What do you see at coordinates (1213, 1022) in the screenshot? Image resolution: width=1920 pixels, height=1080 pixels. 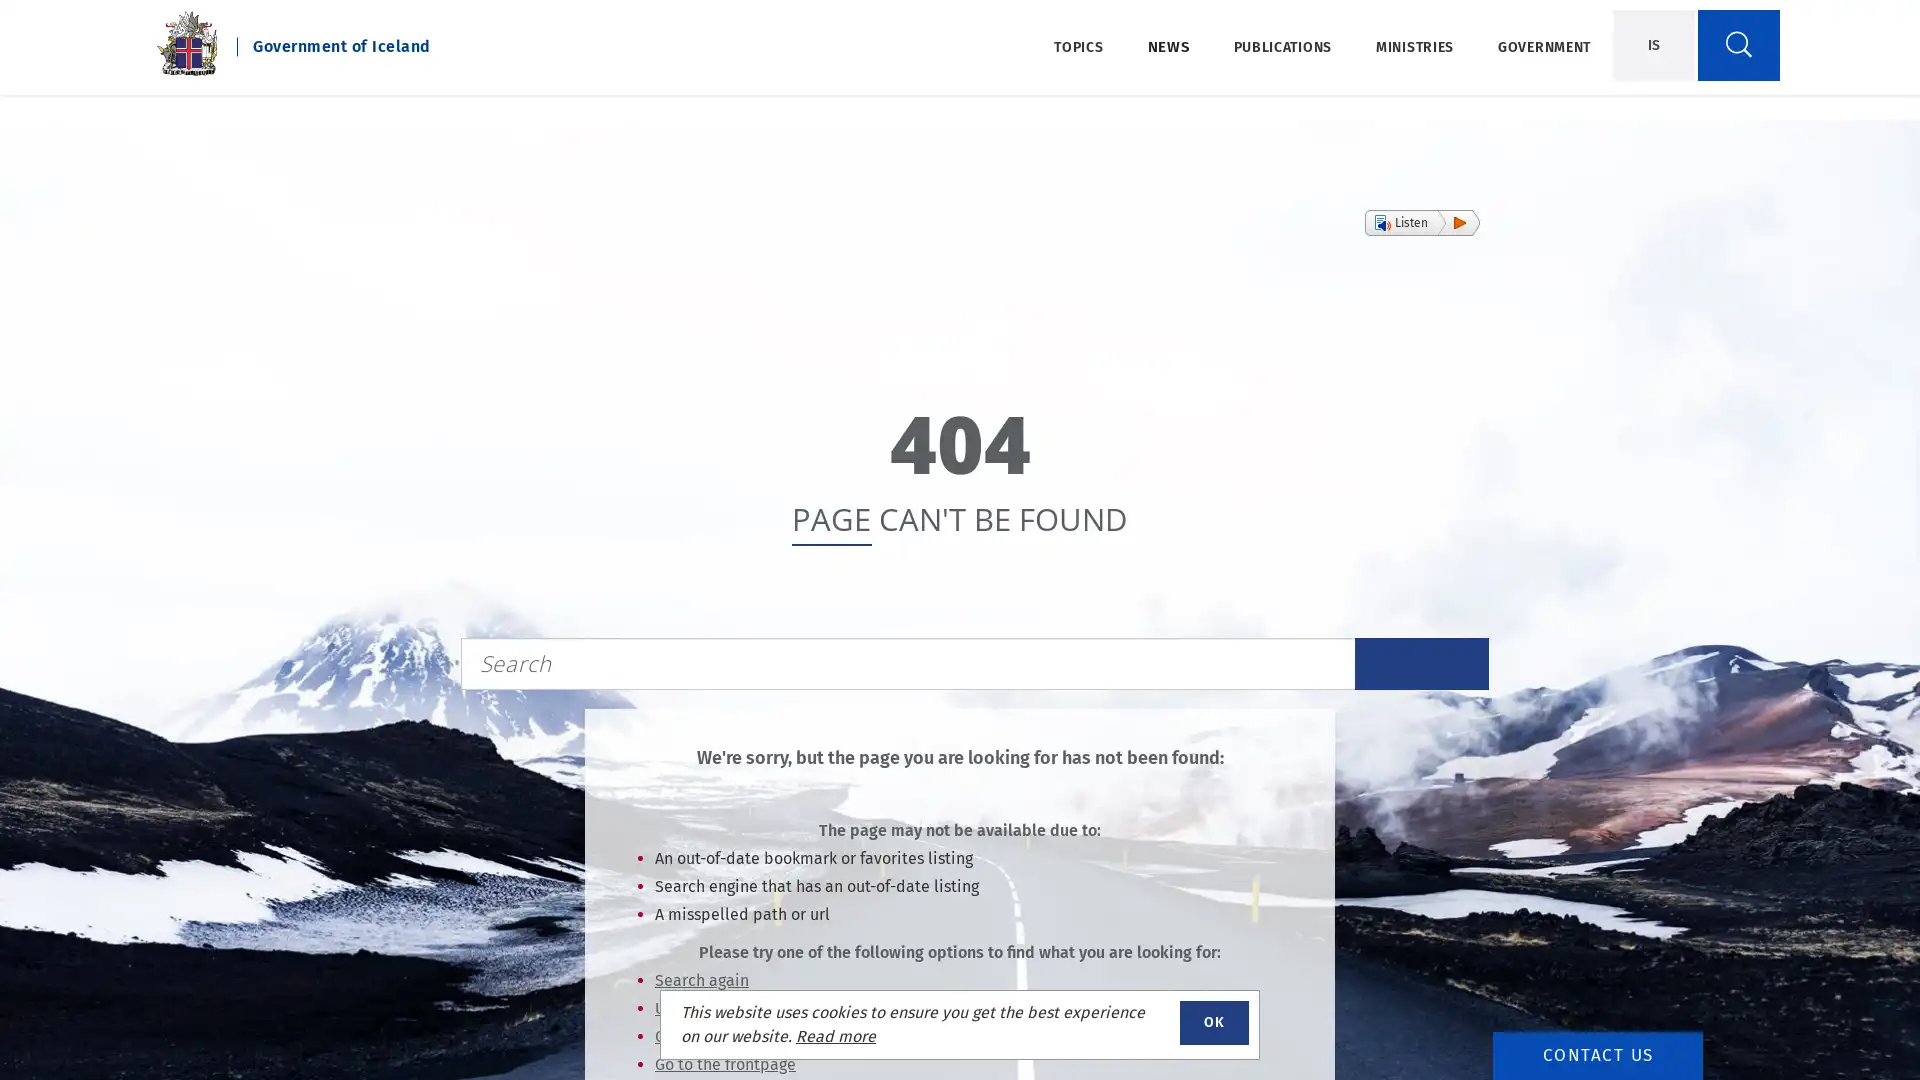 I see `OK` at bounding box center [1213, 1022].